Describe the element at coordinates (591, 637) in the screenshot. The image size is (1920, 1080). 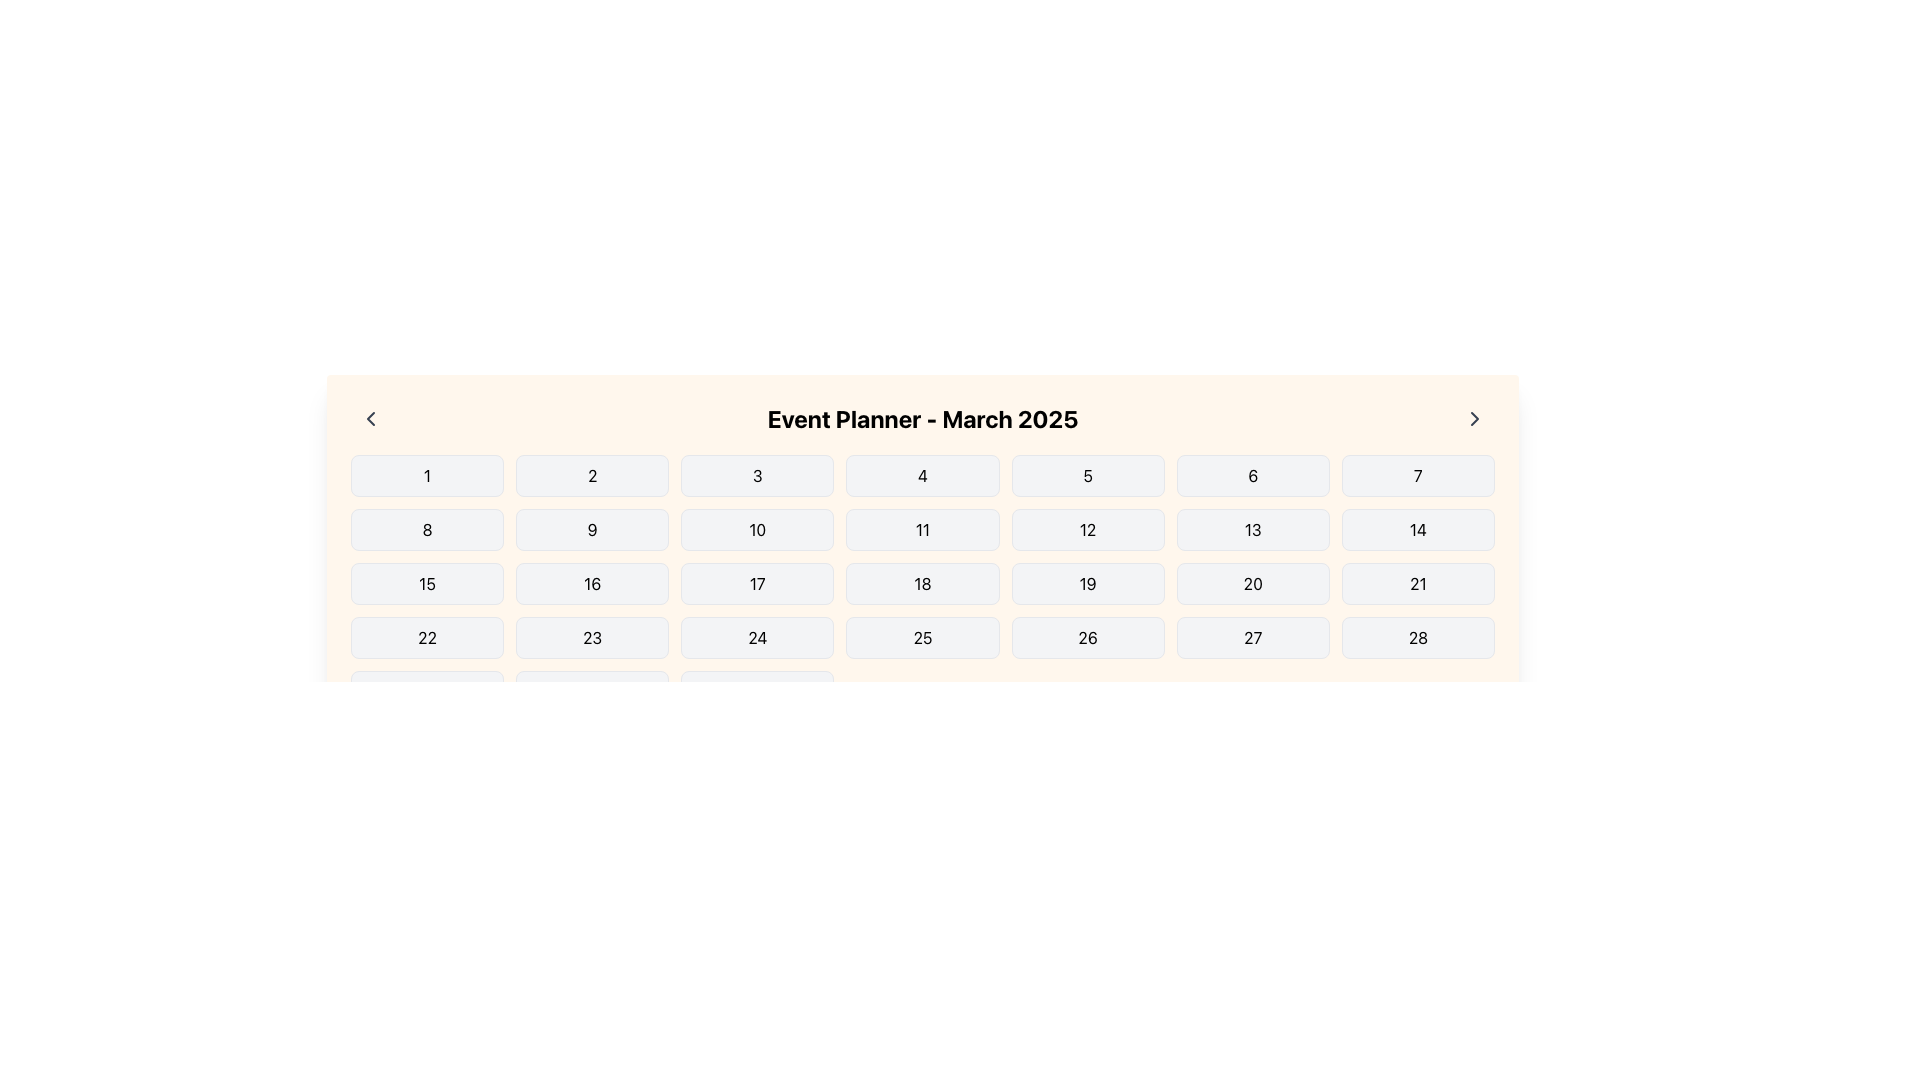
I see `the static text representing the 23rd day in the calendar view` at that location.